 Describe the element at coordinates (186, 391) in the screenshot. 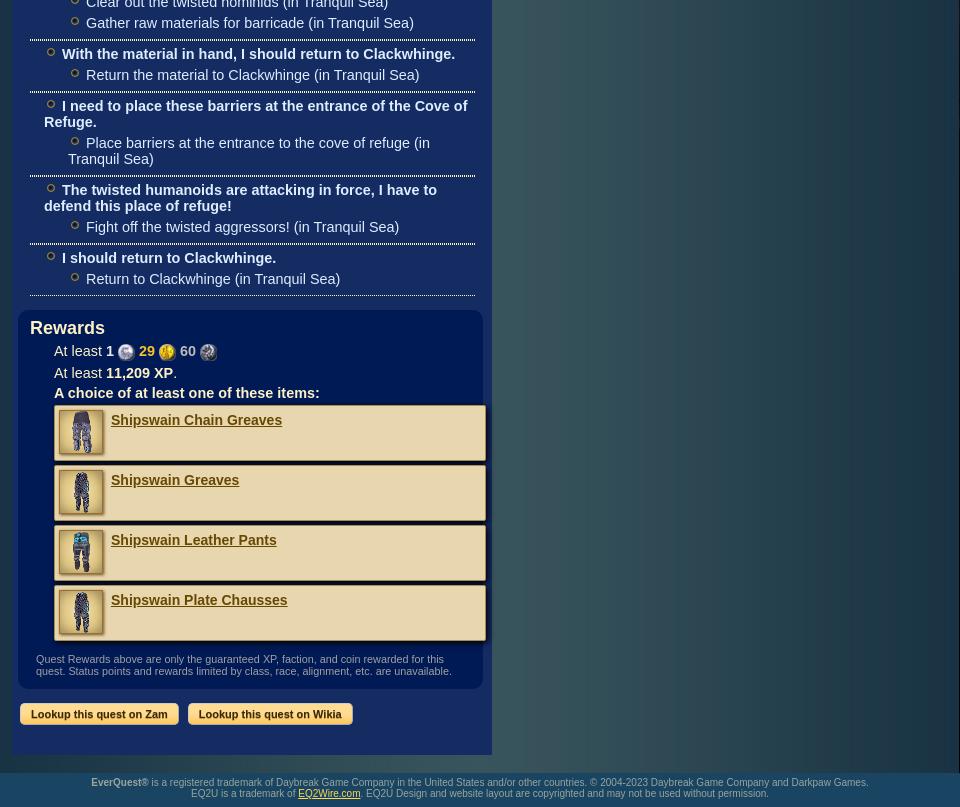

I see `'A choice of at least one of these items:'` at that location.